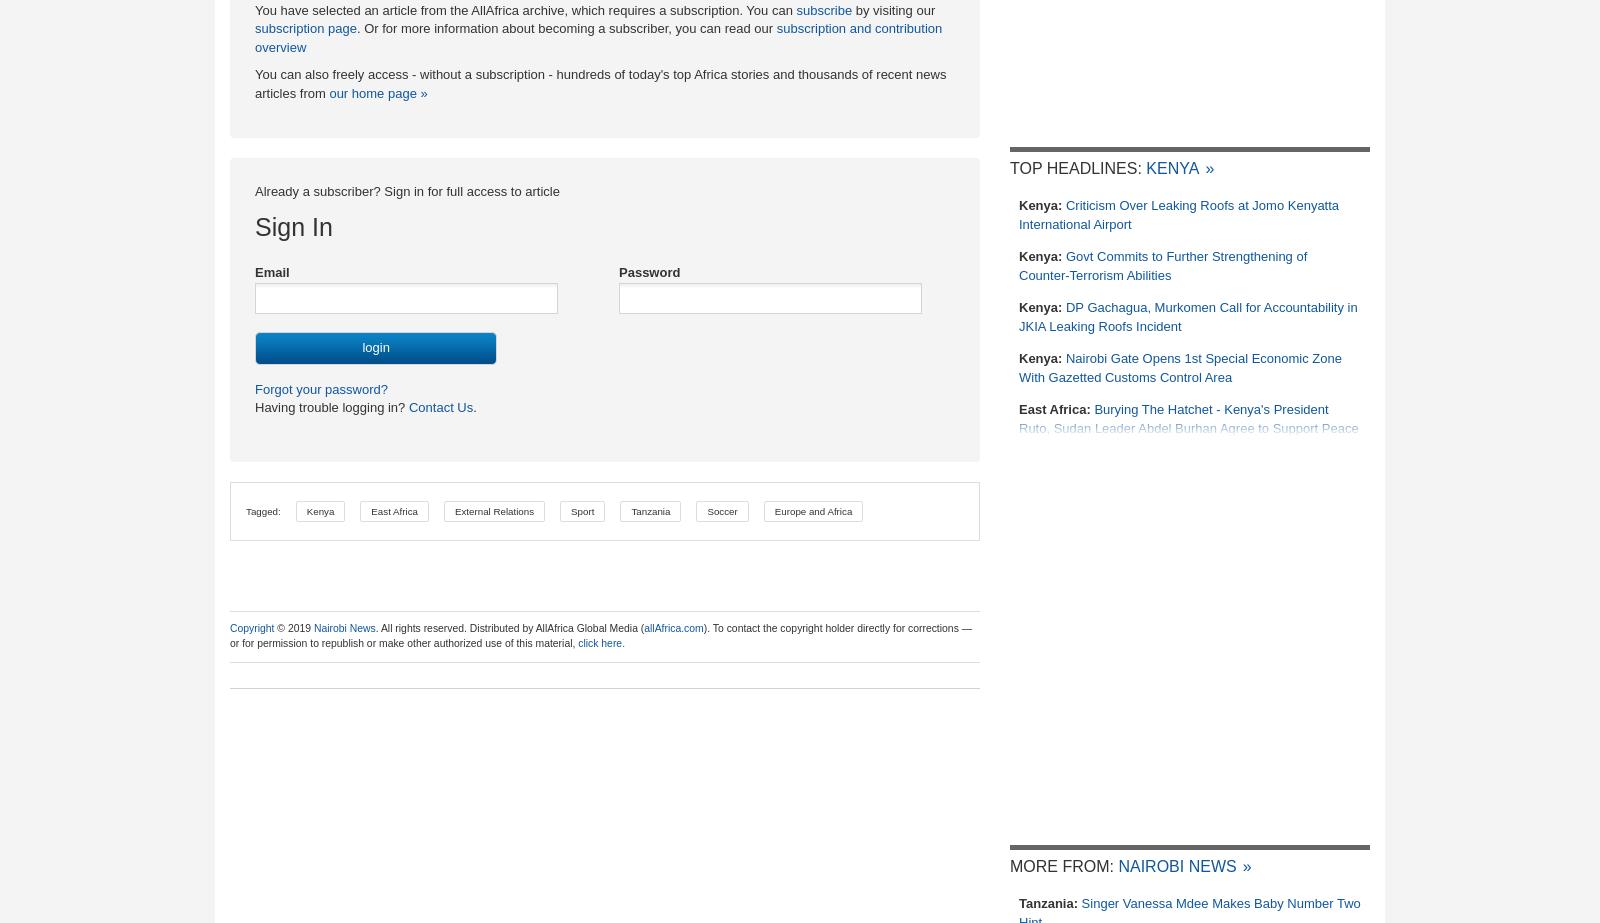  Describe the element at coordinates (1019, 408) in the screenshot. I see `'East Africa:'` at that location.